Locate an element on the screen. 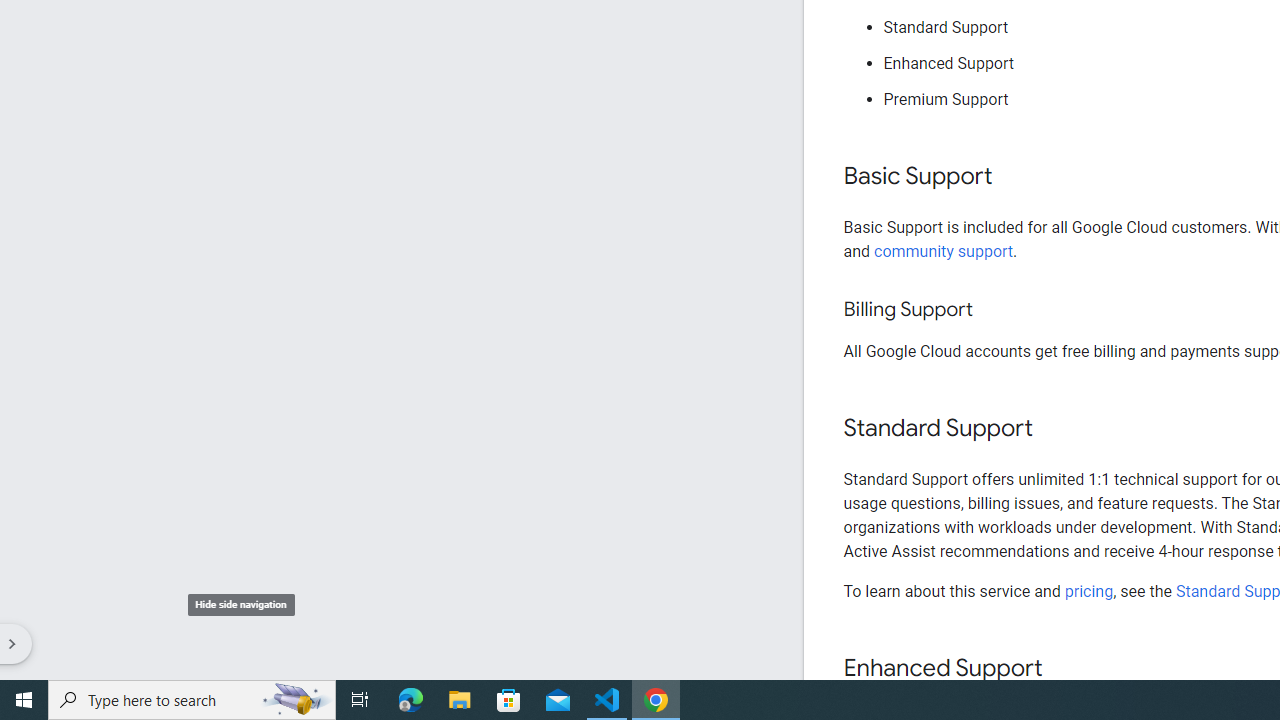  'Copy link to this section: Billing Support' is located at coordinates (992, 310).